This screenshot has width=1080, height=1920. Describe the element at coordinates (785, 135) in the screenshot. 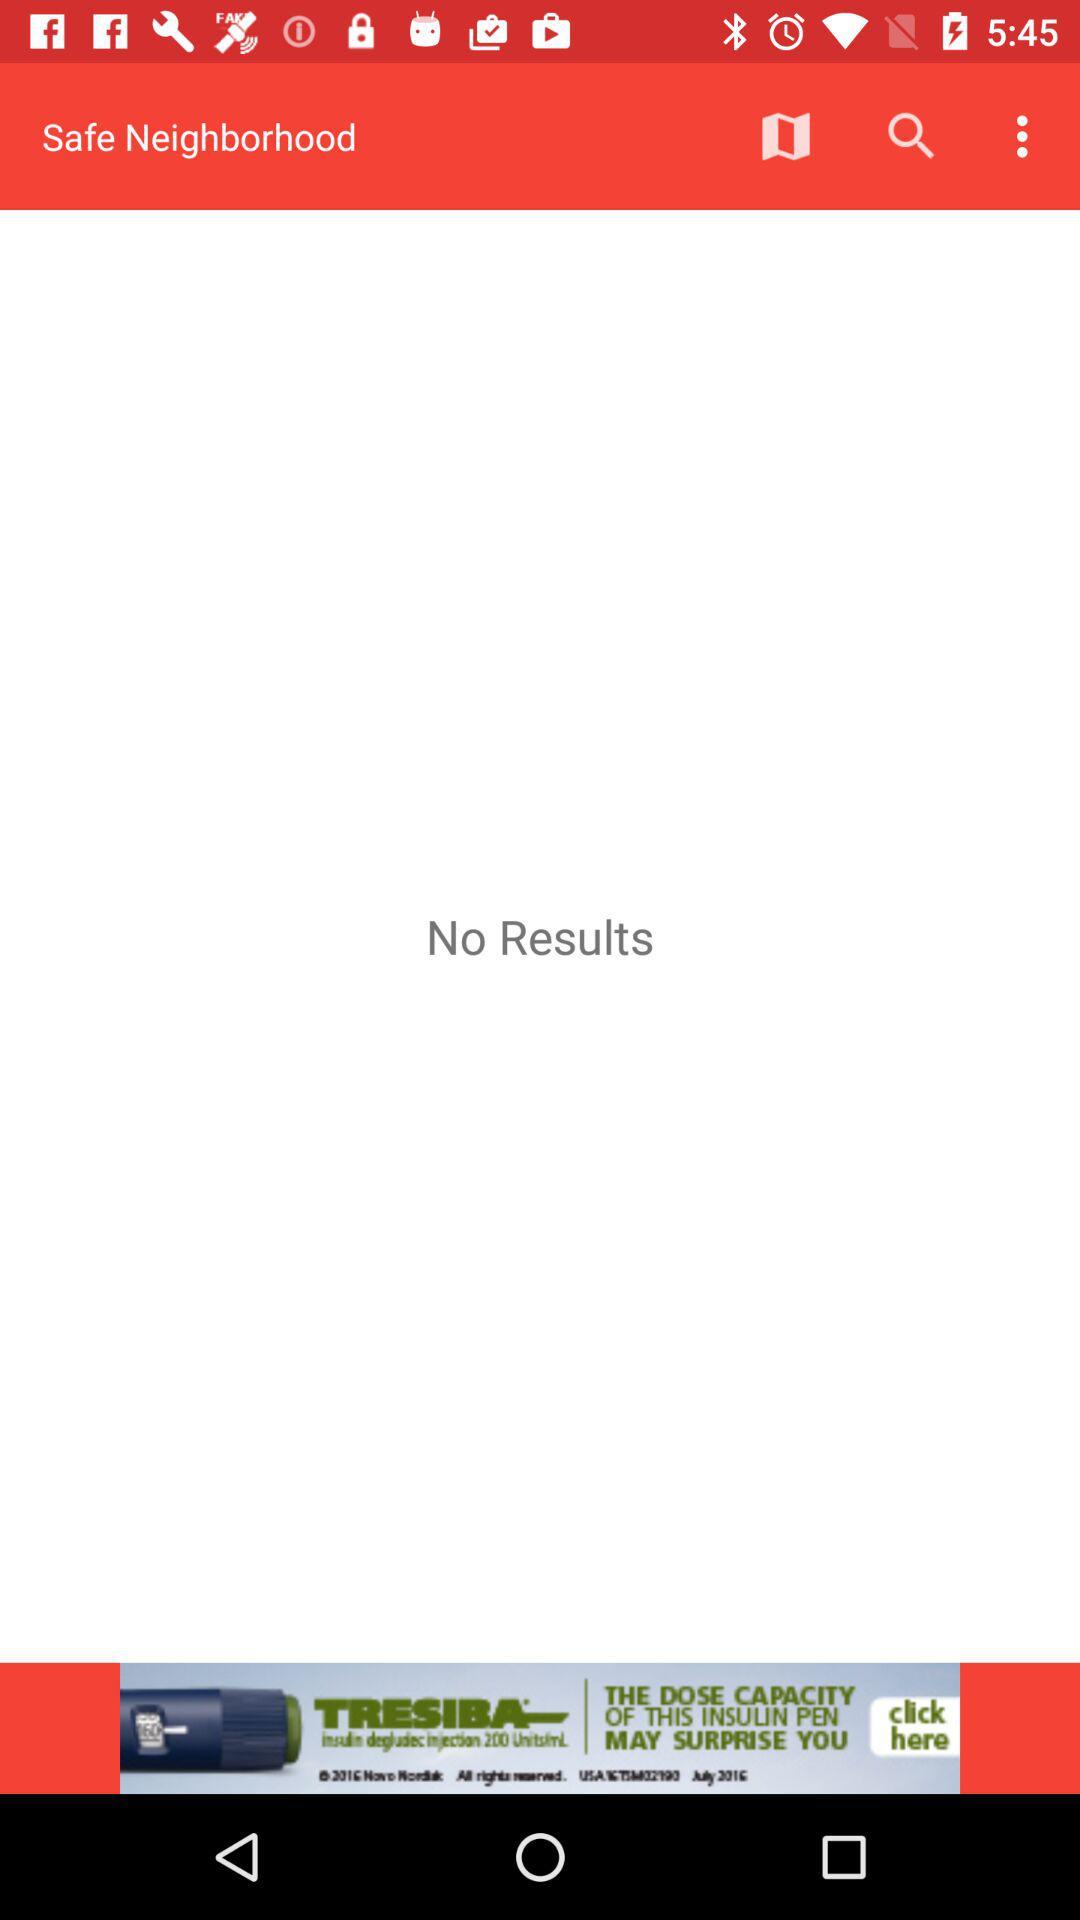

I see `the icon above no results item` at that location.